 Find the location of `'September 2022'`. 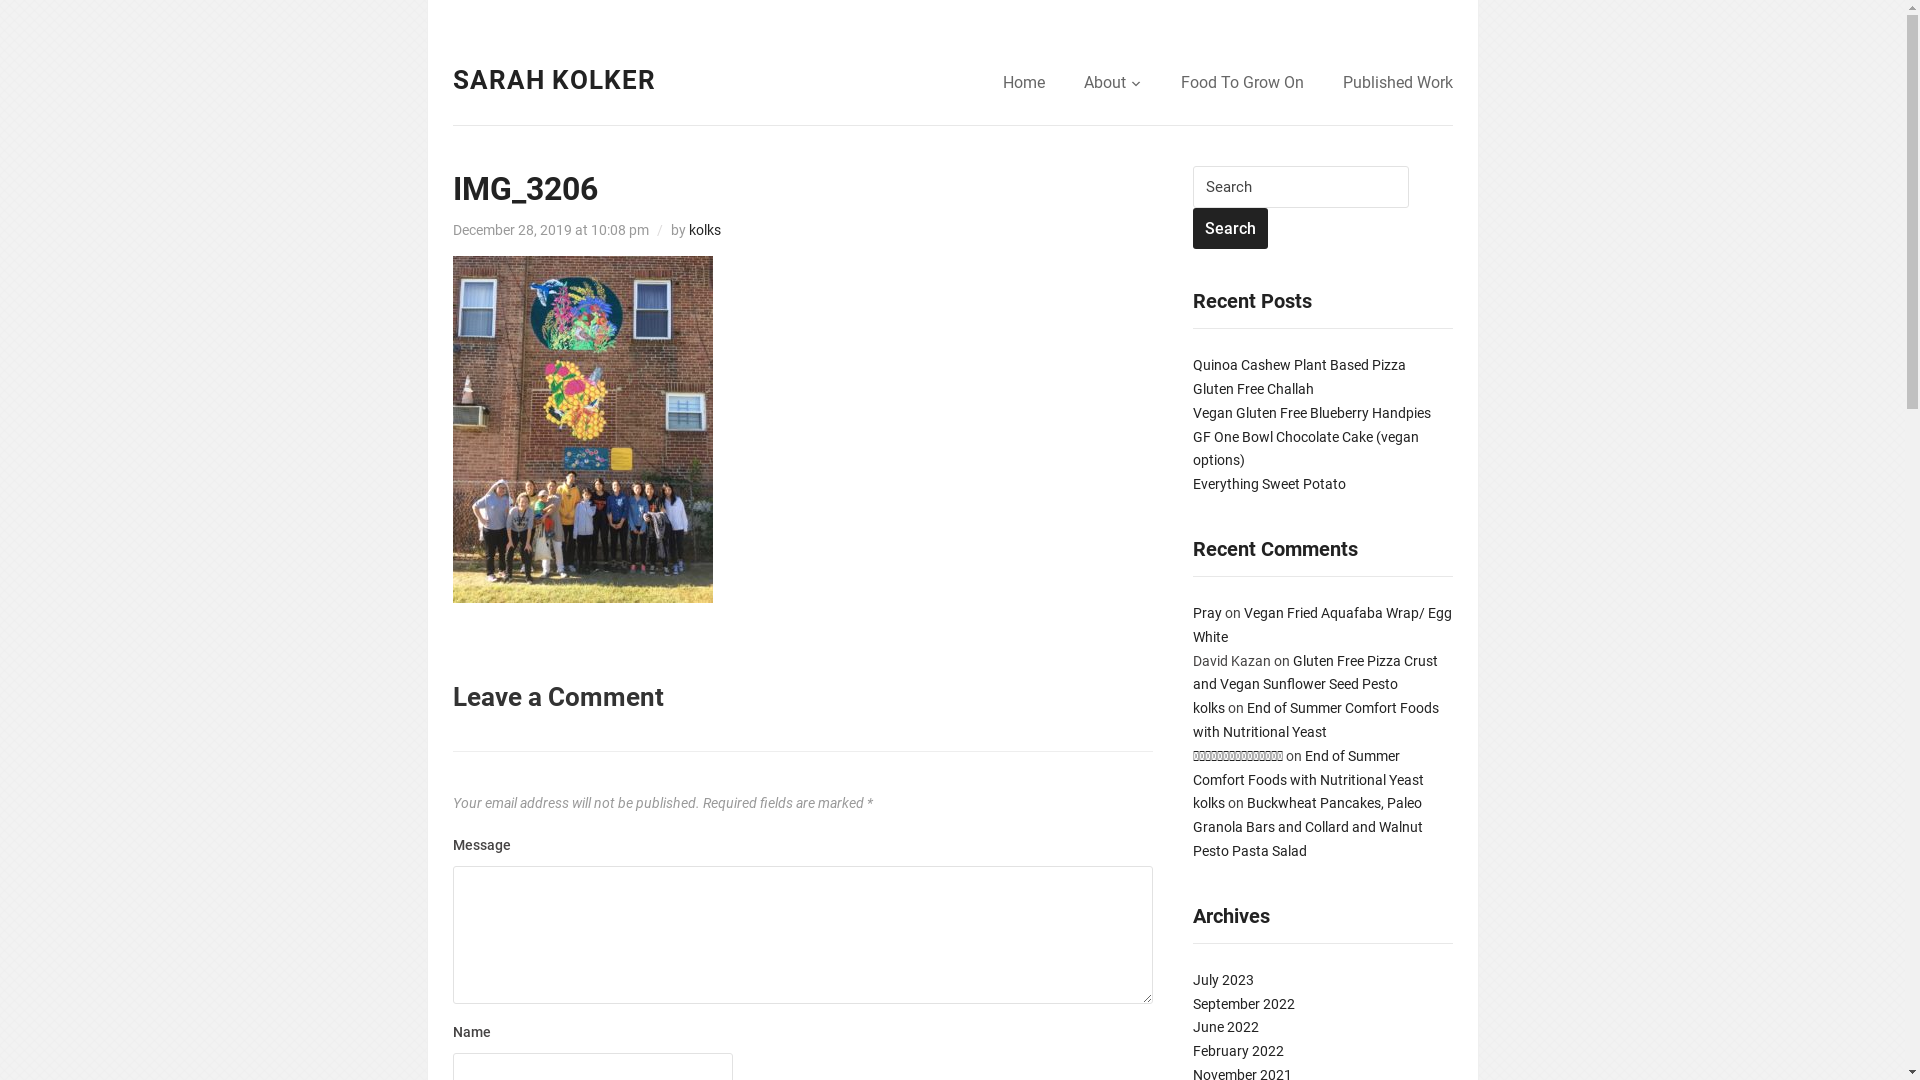

'September 2022' is located at coordinates (1242, 1003).